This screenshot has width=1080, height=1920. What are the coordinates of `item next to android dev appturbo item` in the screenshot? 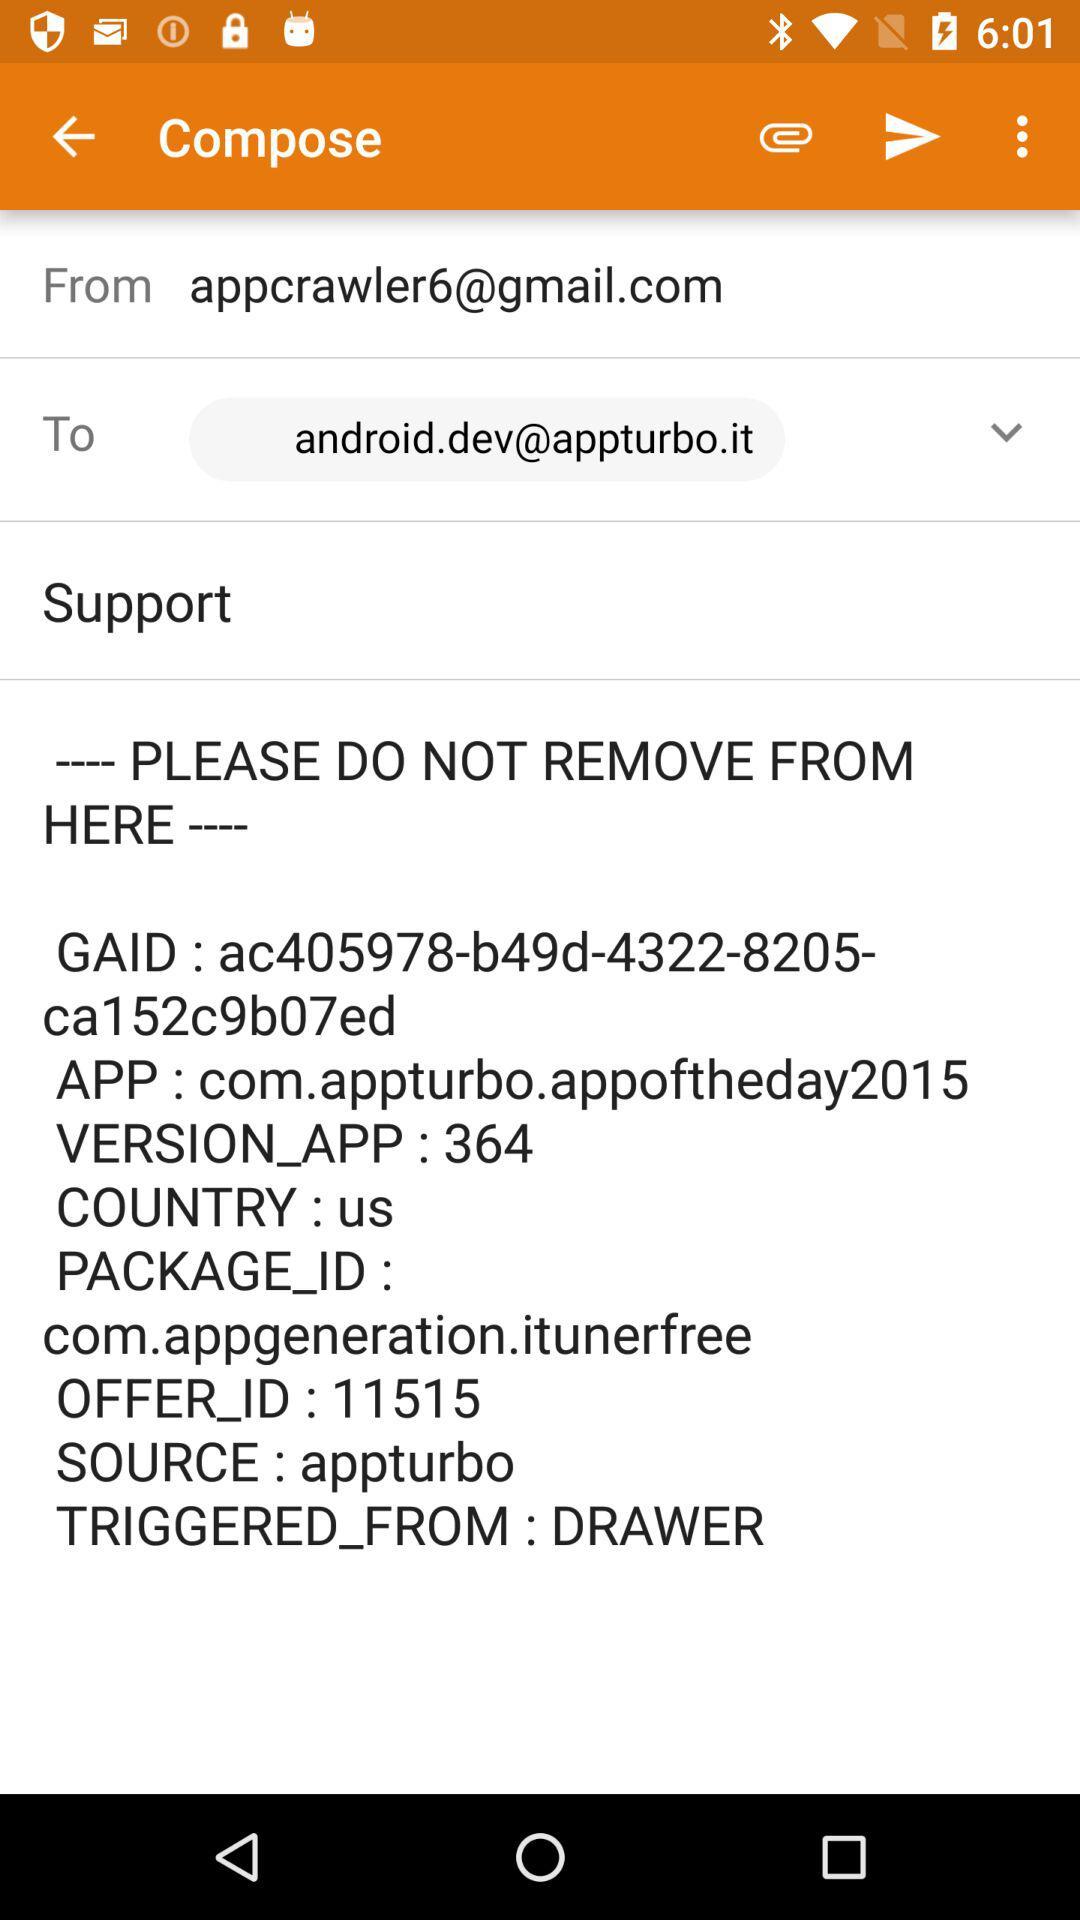 It's located at (1006, 431).